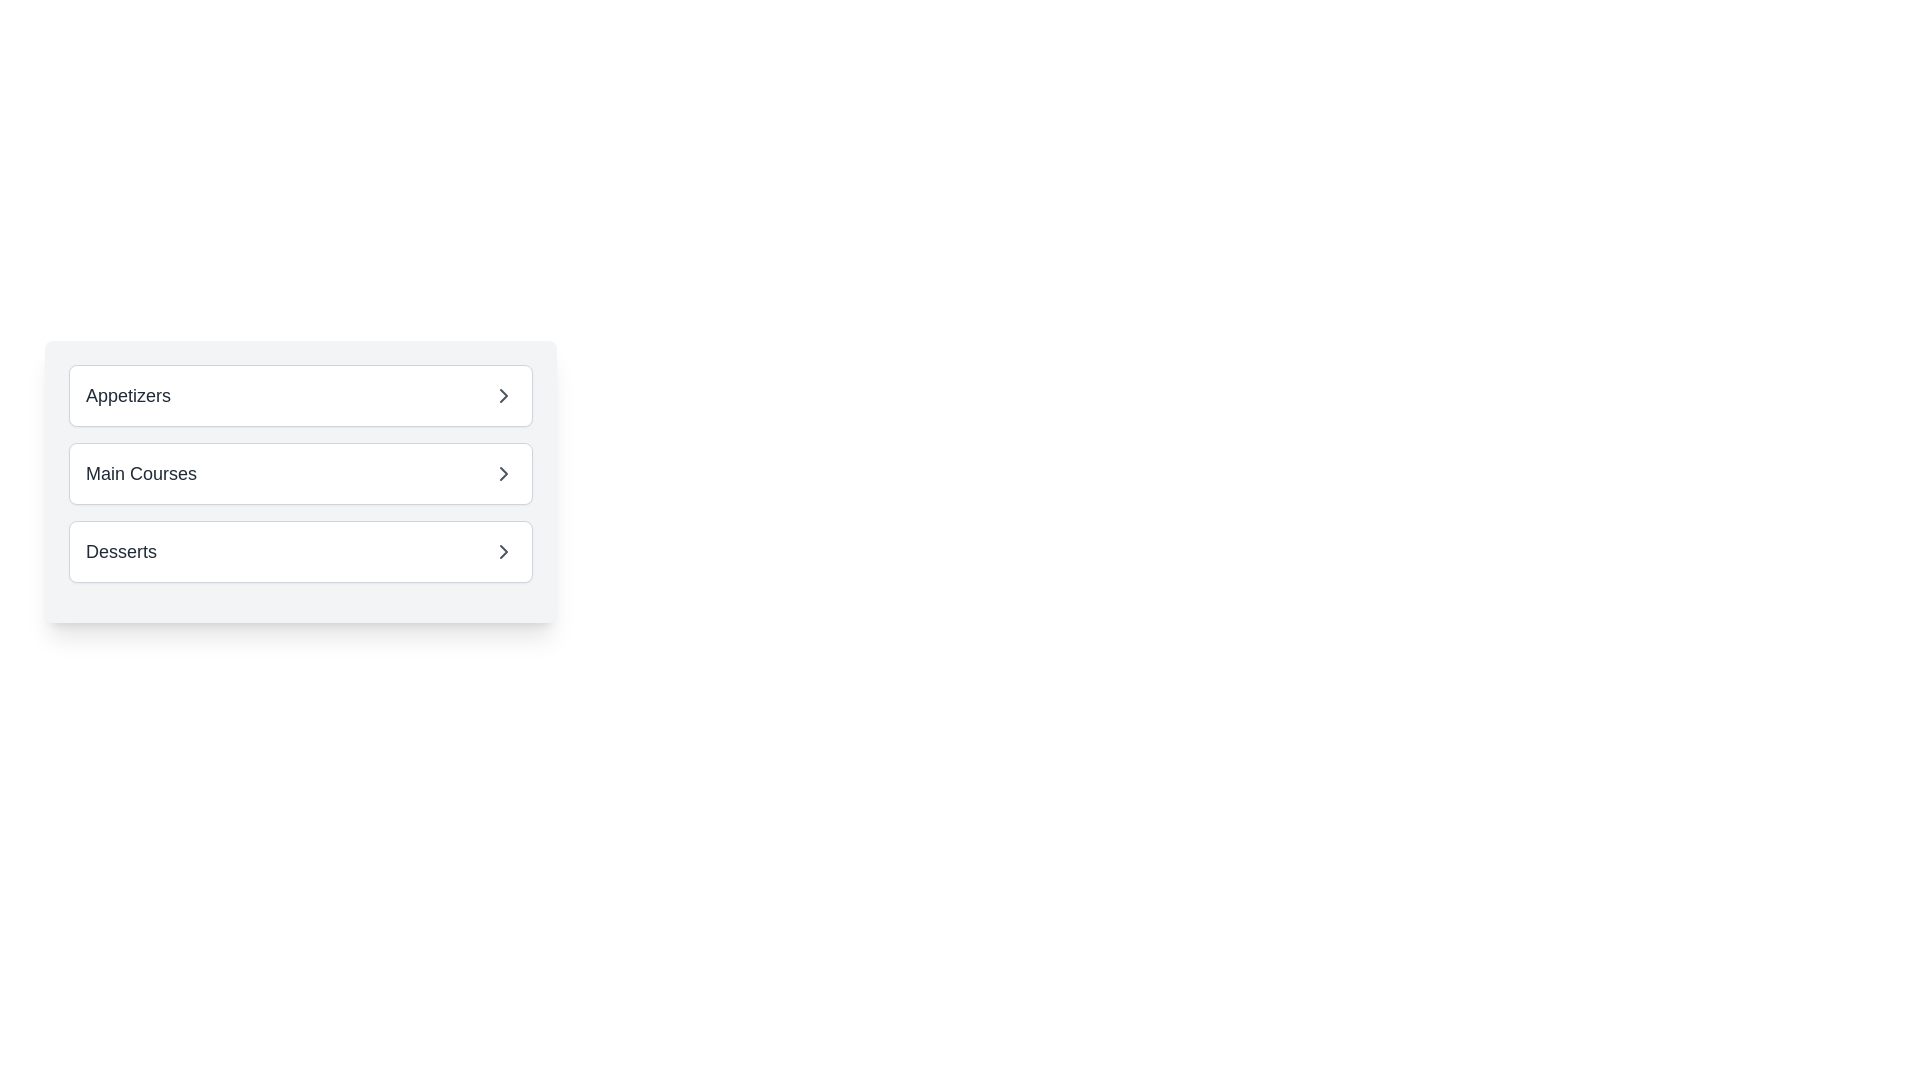 The width and height of the screenshot is (1920, 1080). Describe the element at coordinates (300, 396) in the screenshot. I see `the first button in the vertical menu` at that location.